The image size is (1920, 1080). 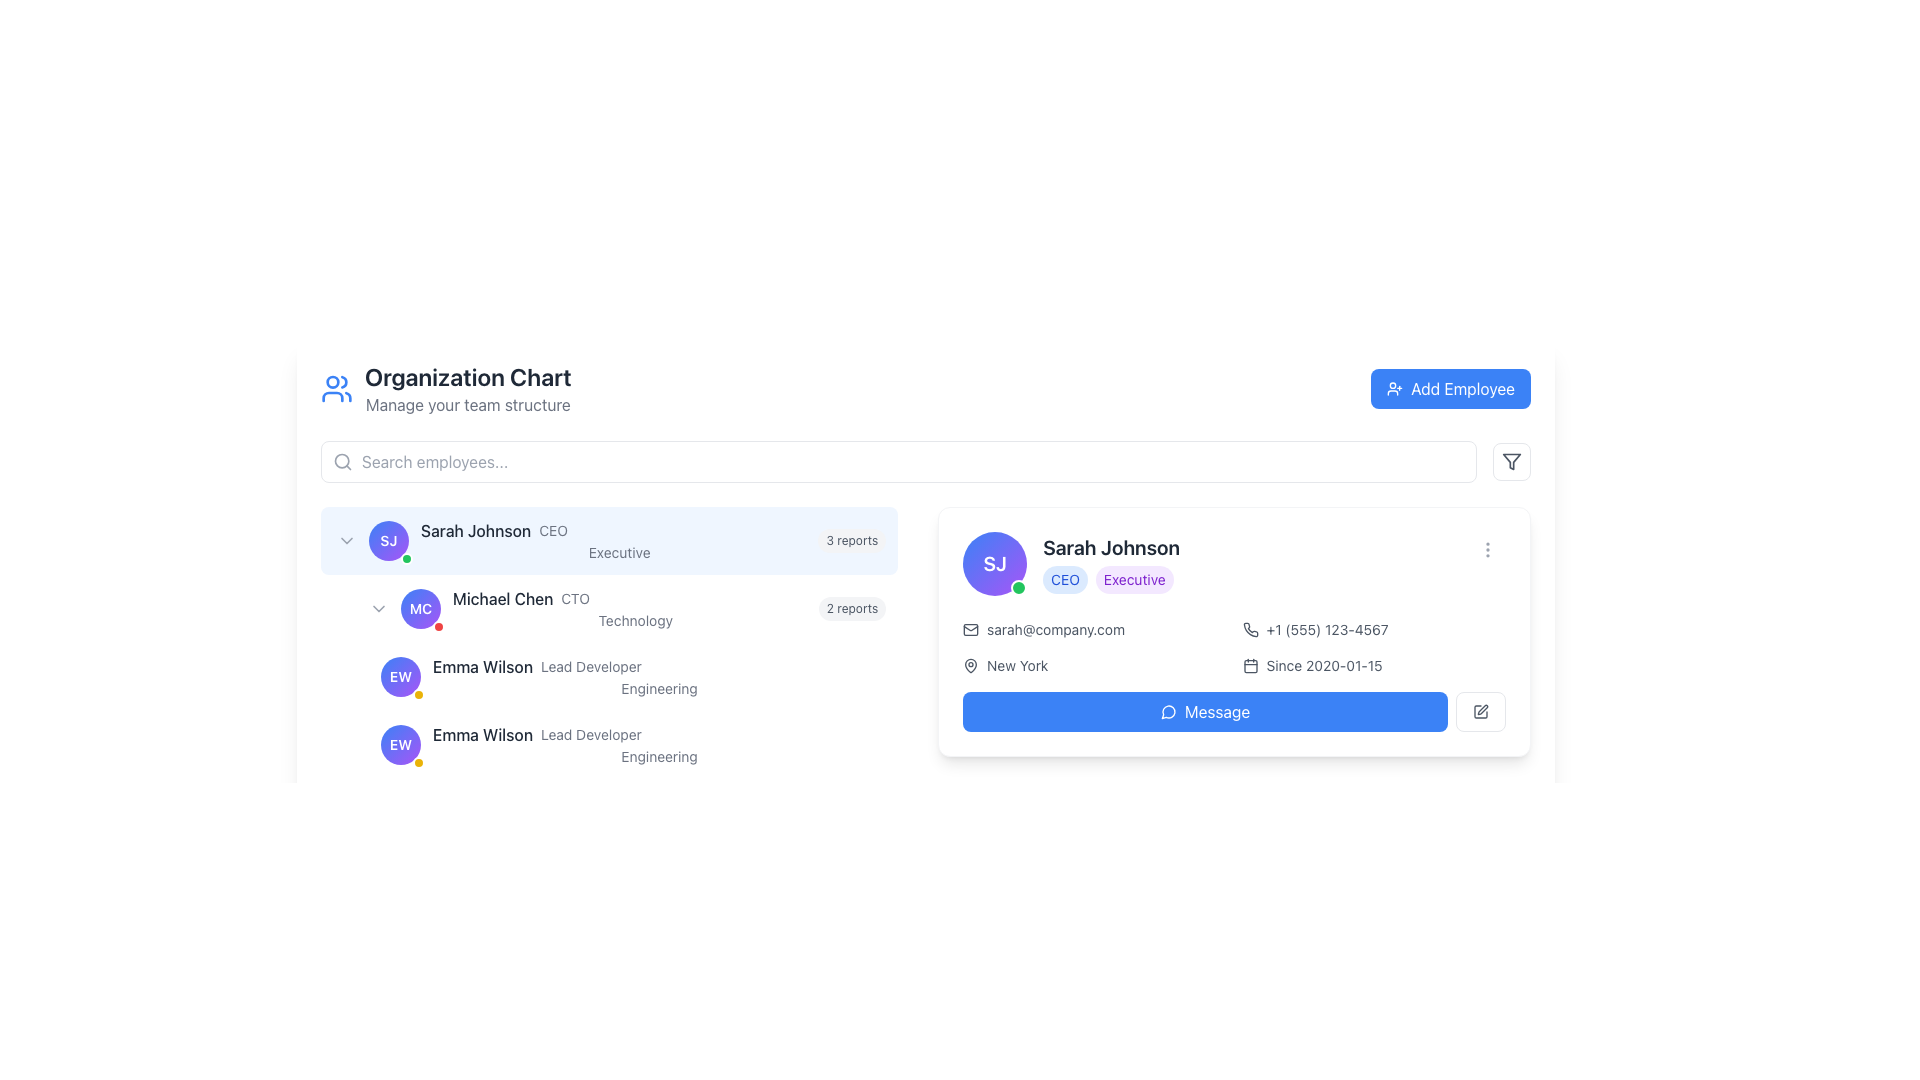 I want to click on the edit button for user profile Sarah Johnson, located in the bottom right corner of the detailed profile section, so click(x=1481, y=711).